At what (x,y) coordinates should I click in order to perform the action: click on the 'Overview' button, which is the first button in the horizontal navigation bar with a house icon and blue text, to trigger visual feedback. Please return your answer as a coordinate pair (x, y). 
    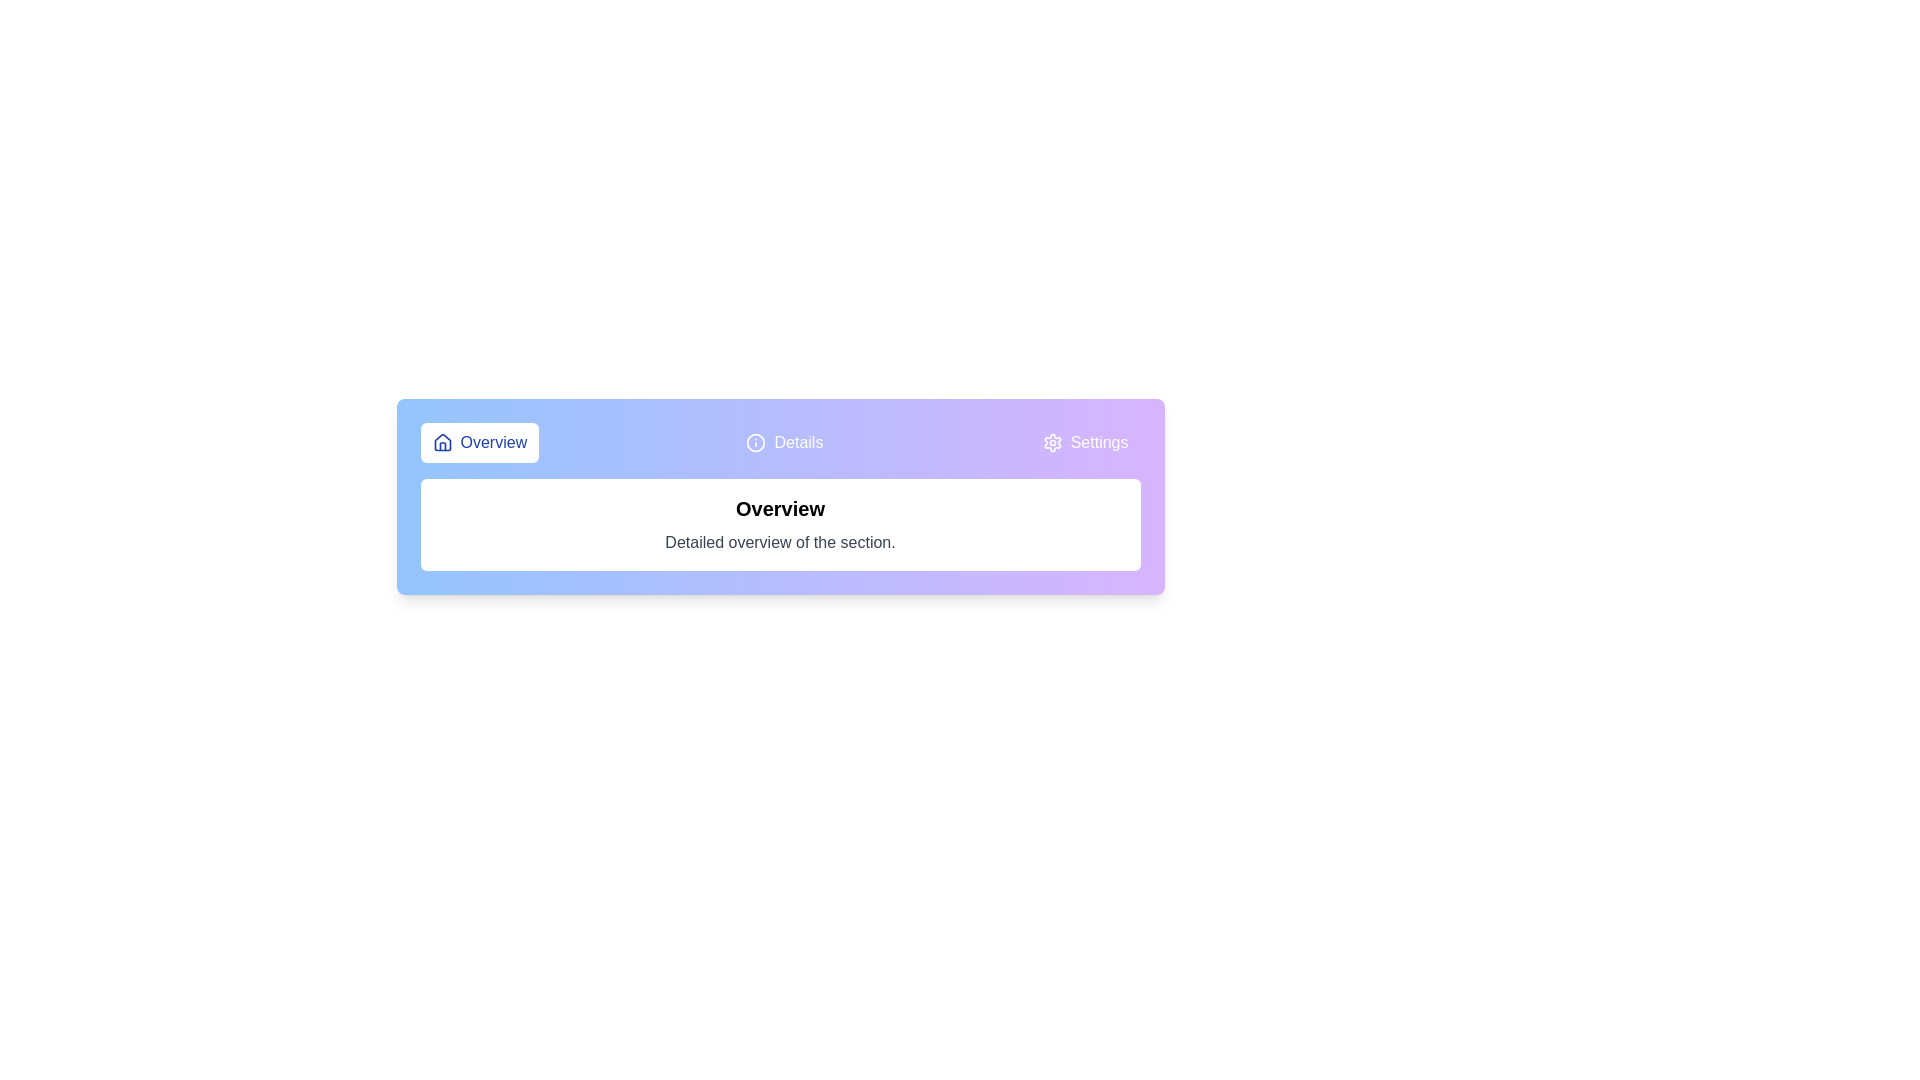
    Looking at the image, I should click on (478, 442).